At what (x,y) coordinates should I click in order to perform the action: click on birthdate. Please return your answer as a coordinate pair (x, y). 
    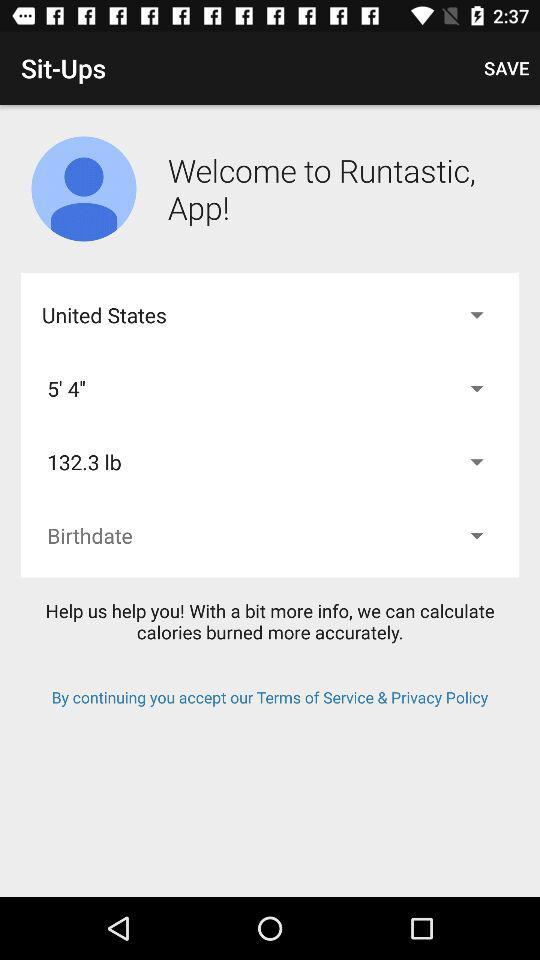
    Looking at the image, I should click on (270, 534).